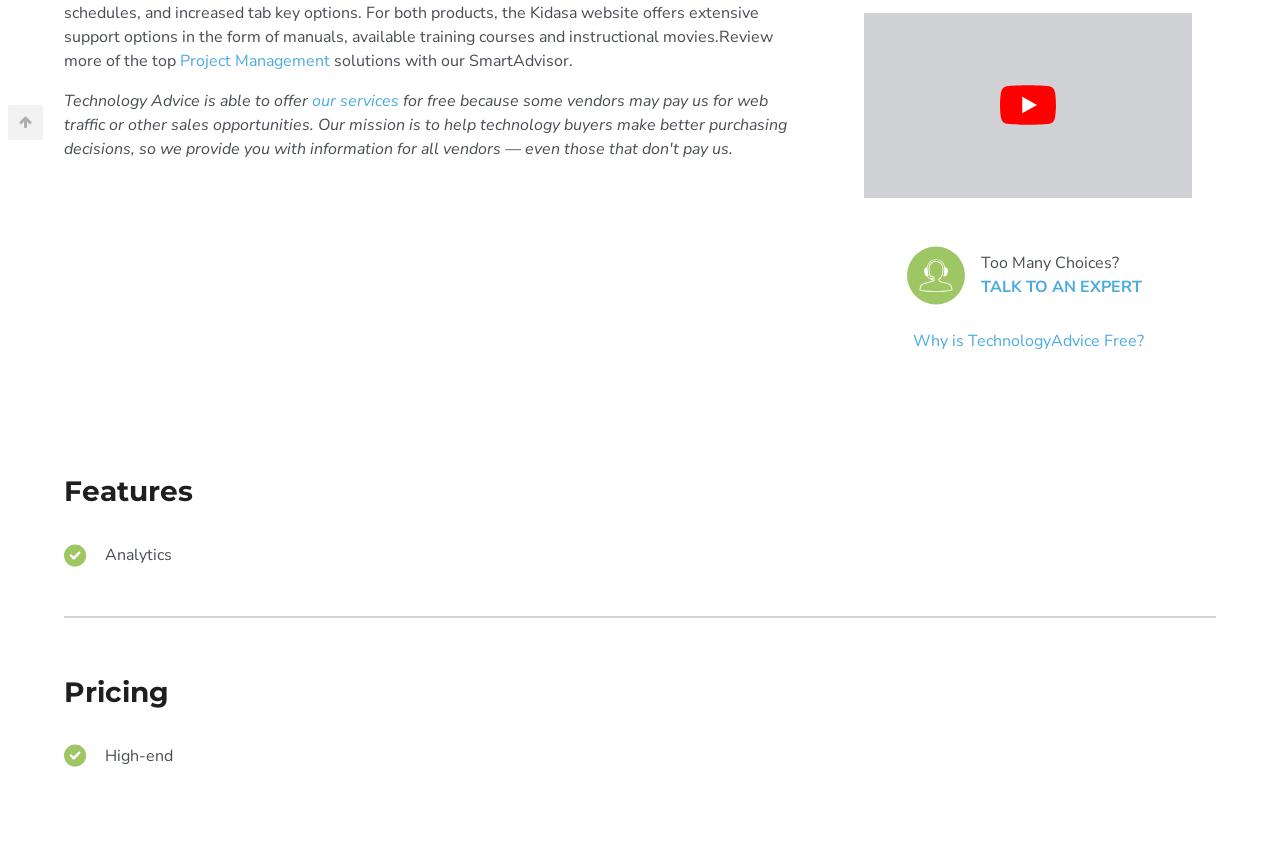 This screenshot has width=1280, height=860. I want to click on 'Project Management', so click(179, 59).